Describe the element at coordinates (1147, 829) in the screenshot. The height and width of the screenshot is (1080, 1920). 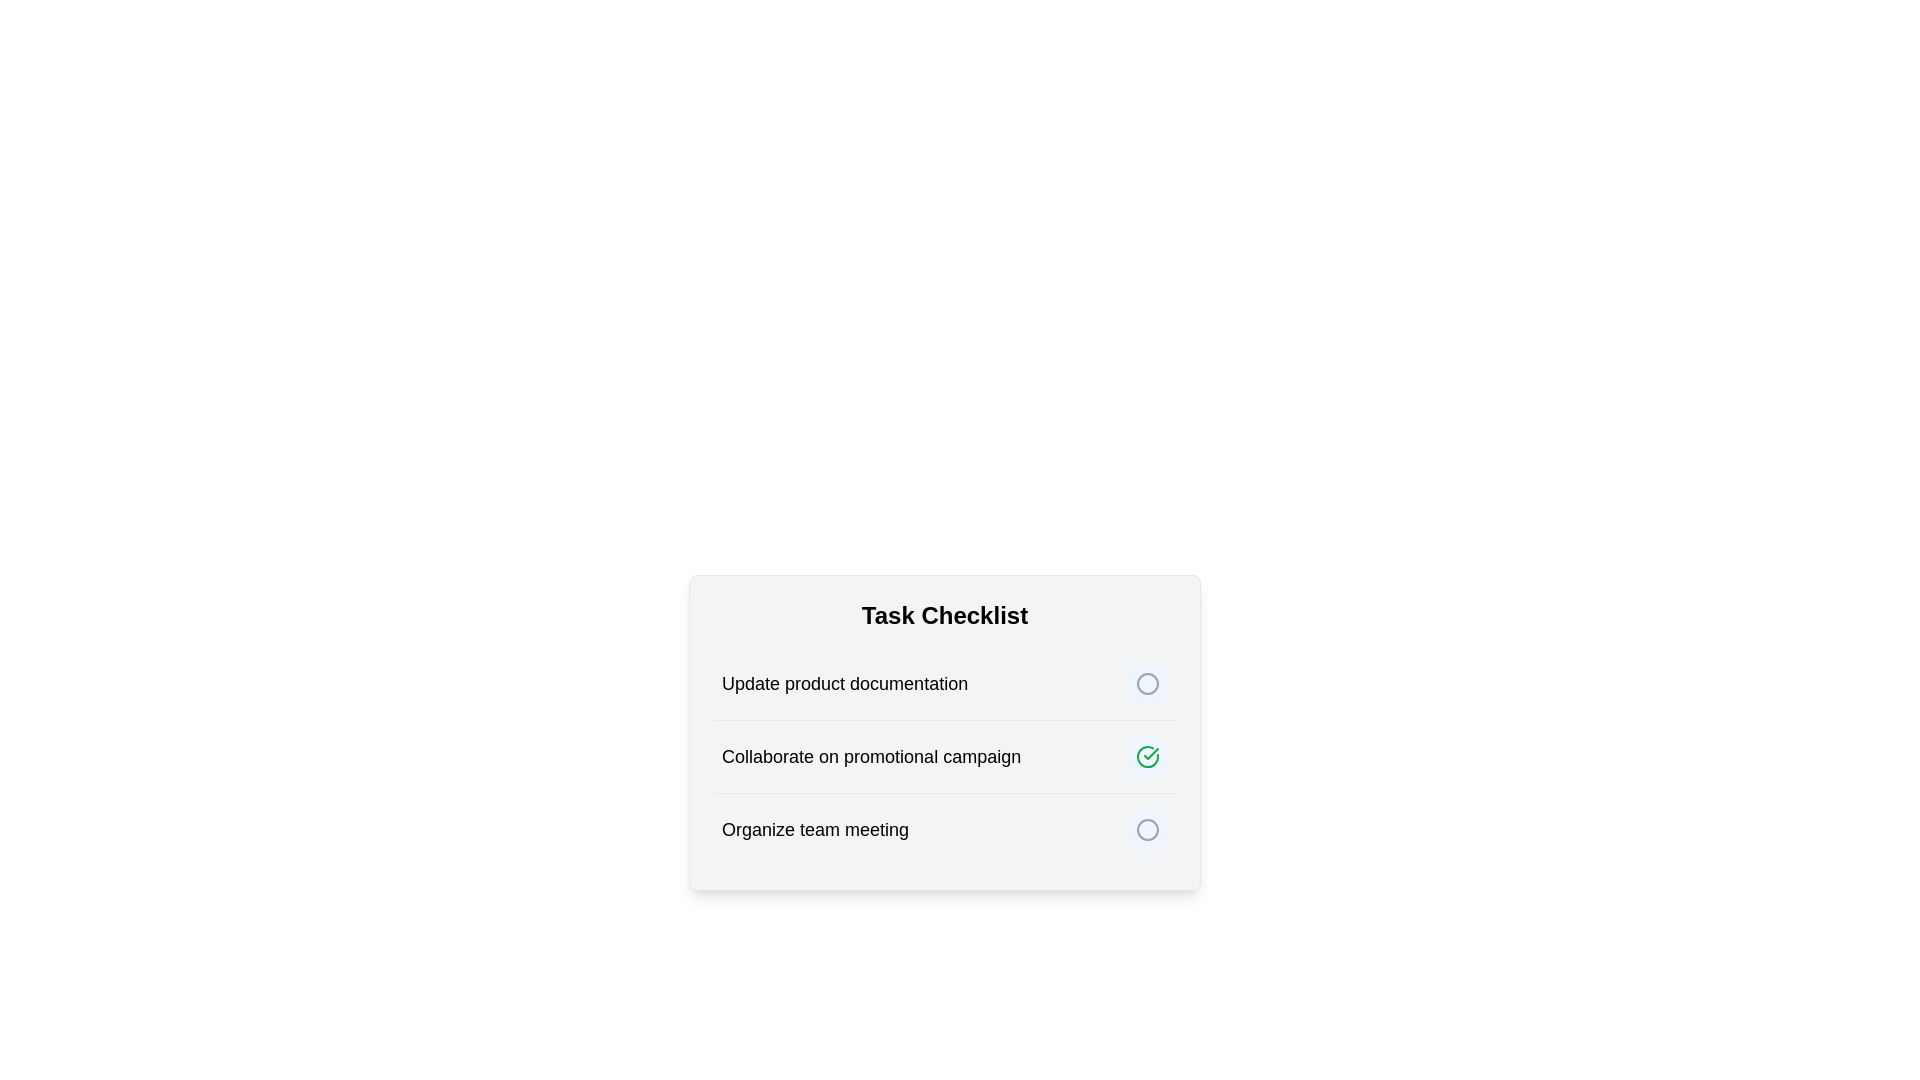
I see `the circular icon with a gray outline representing an unselected state, aligned with the 'Organize team meeting' text label in the task checklist` at that location.